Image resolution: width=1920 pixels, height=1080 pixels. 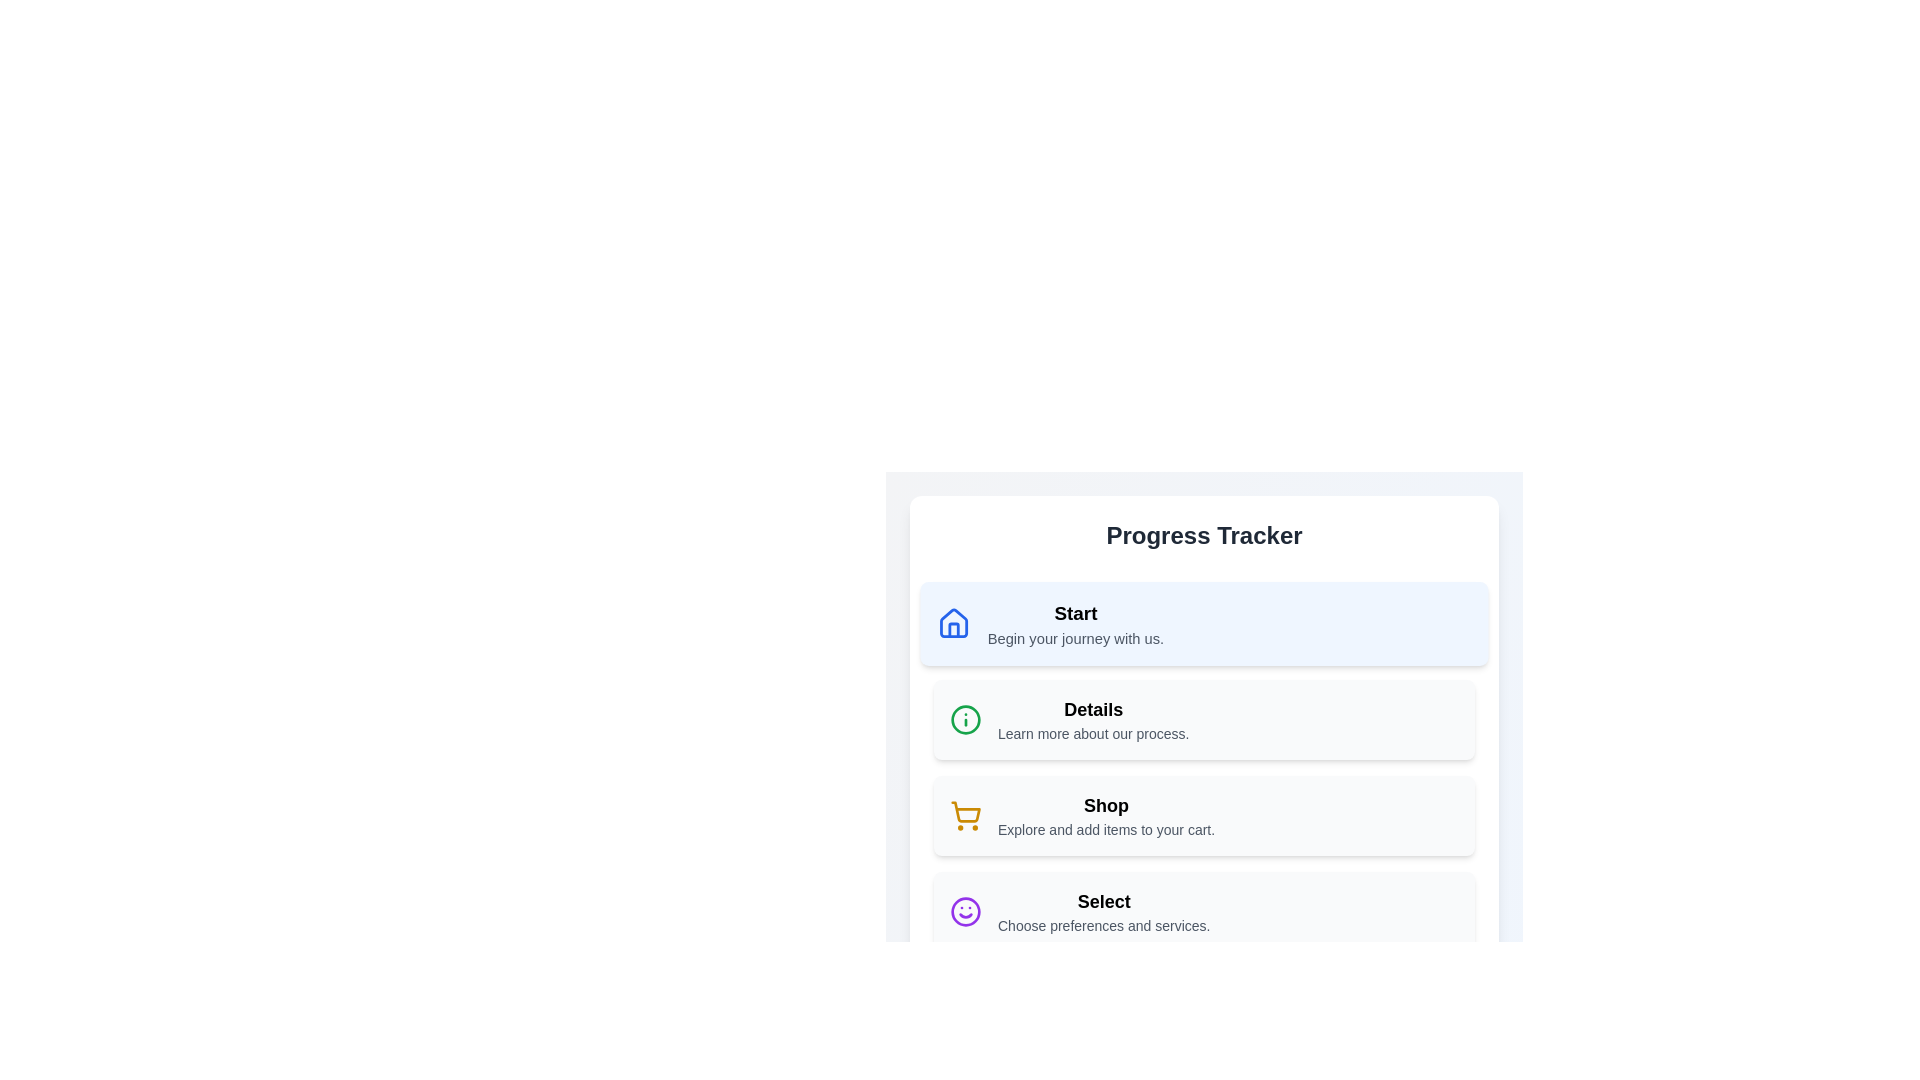 I want to click on the bold, black text label displaying 'Select', which is located in the fourth row of the Progress Tracker list, centered horizontally above the descriptive text, so click(x=1103, y=902).